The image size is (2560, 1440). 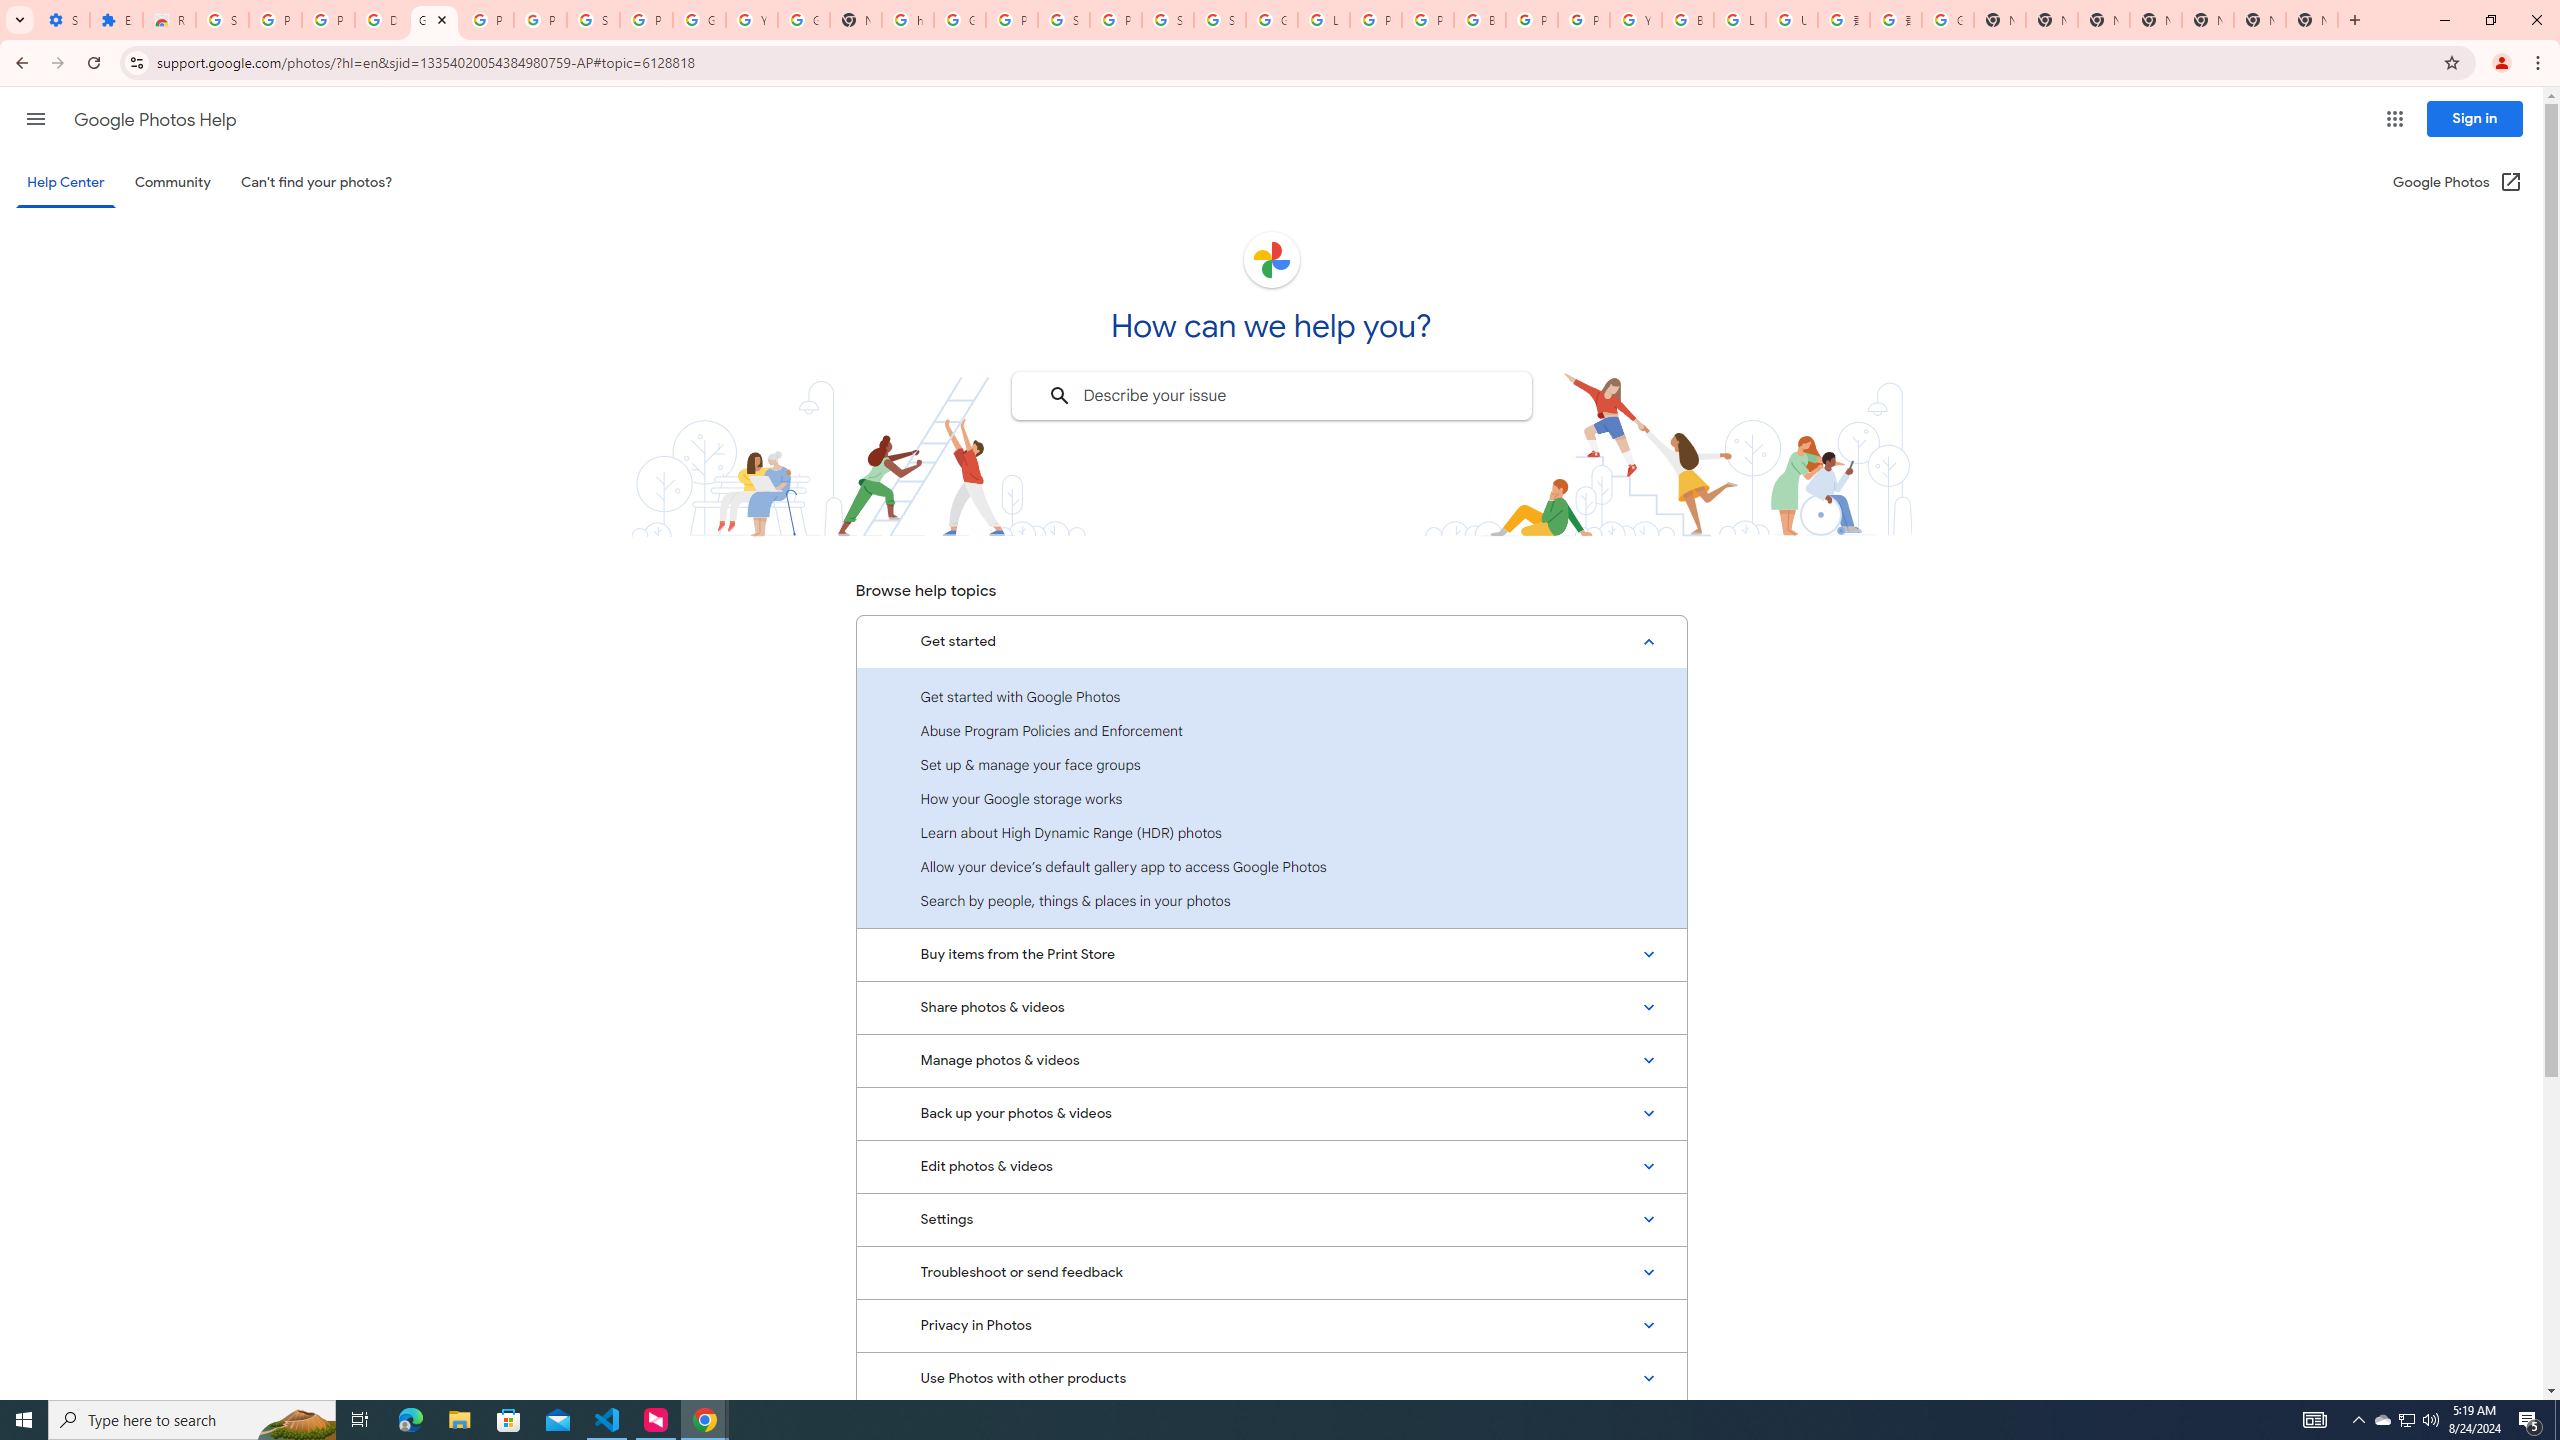 What do you see at coordinates (2311, 19) in the screenshot?
I see `'New Tab'` at bounding box center [2311, 19].